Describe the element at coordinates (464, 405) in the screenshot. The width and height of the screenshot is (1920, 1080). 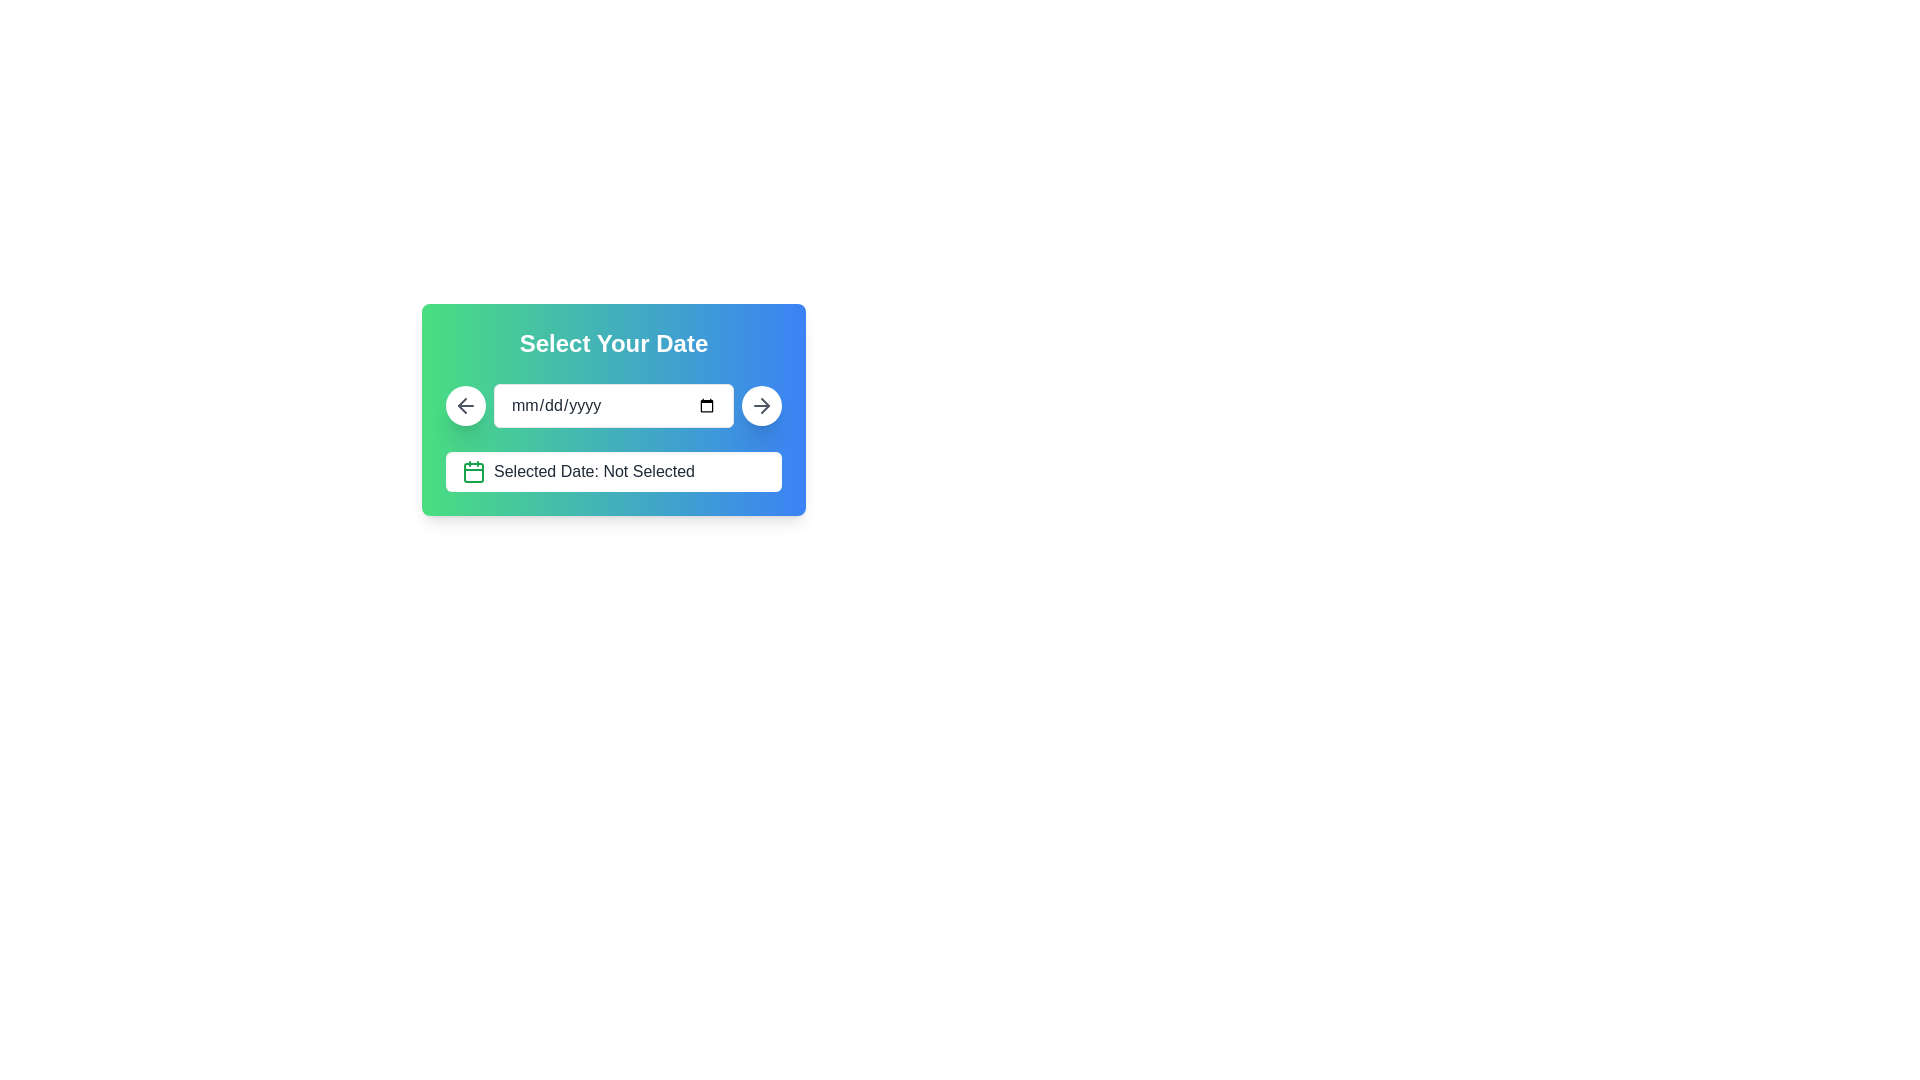
I see `the circular back or cancel button located on the left side of the date input field` at that location.